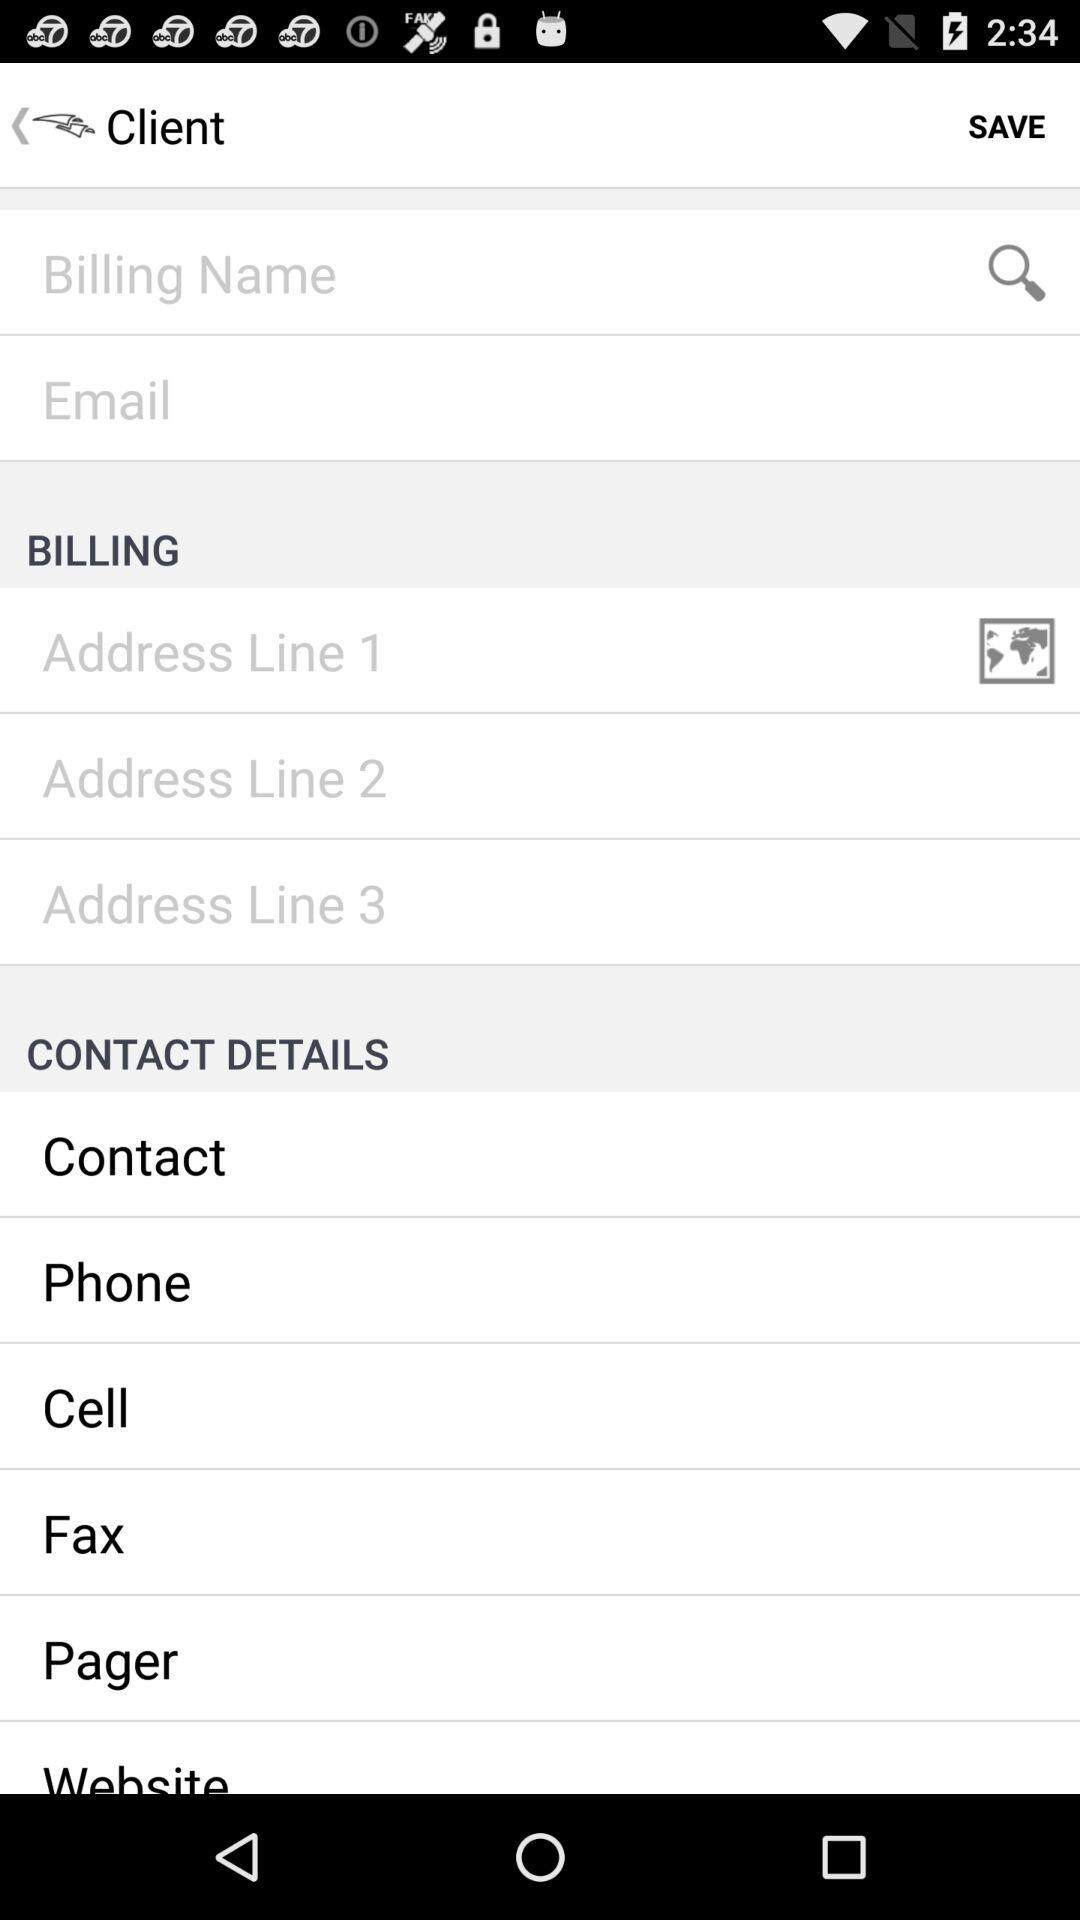 The width and height of the screenshot is (1080, 1920). I want to click on phone details, so click(540, 1281).